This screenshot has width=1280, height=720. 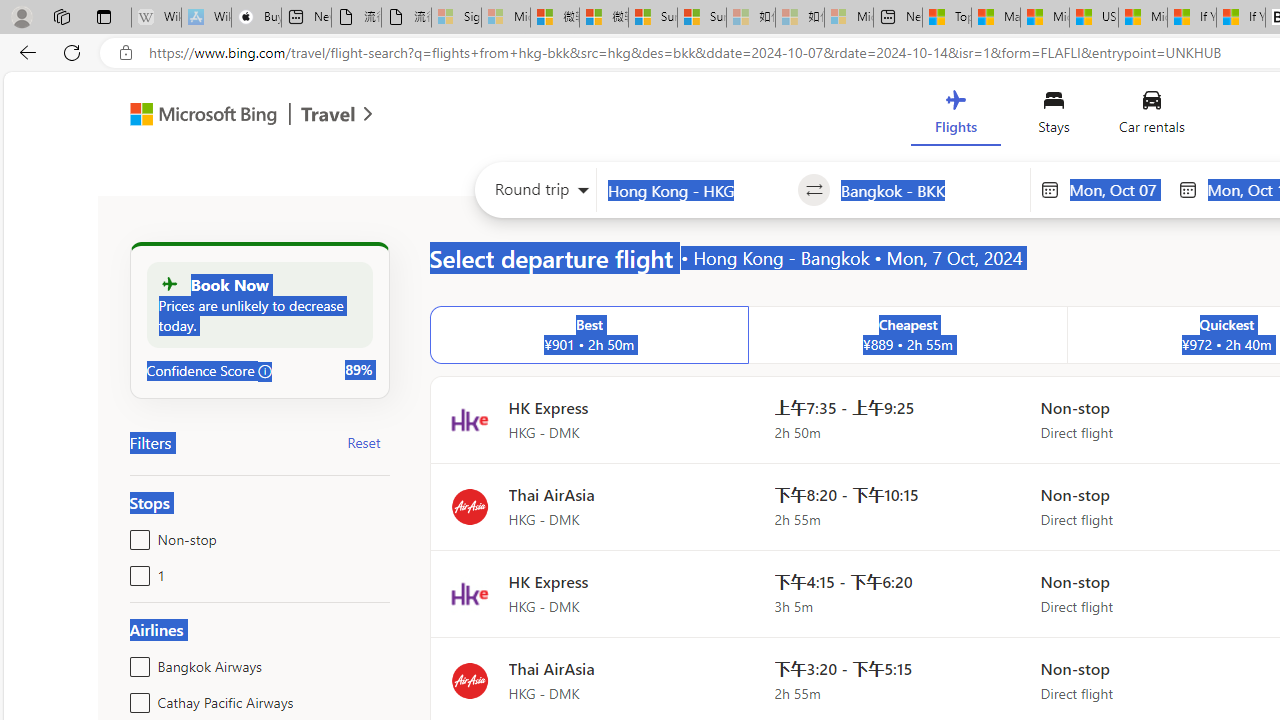 What do you see at coordinates (255, 17) in the screenshot?
I see `'Buy iPad - Apple'` at bounding box center [255, 17].